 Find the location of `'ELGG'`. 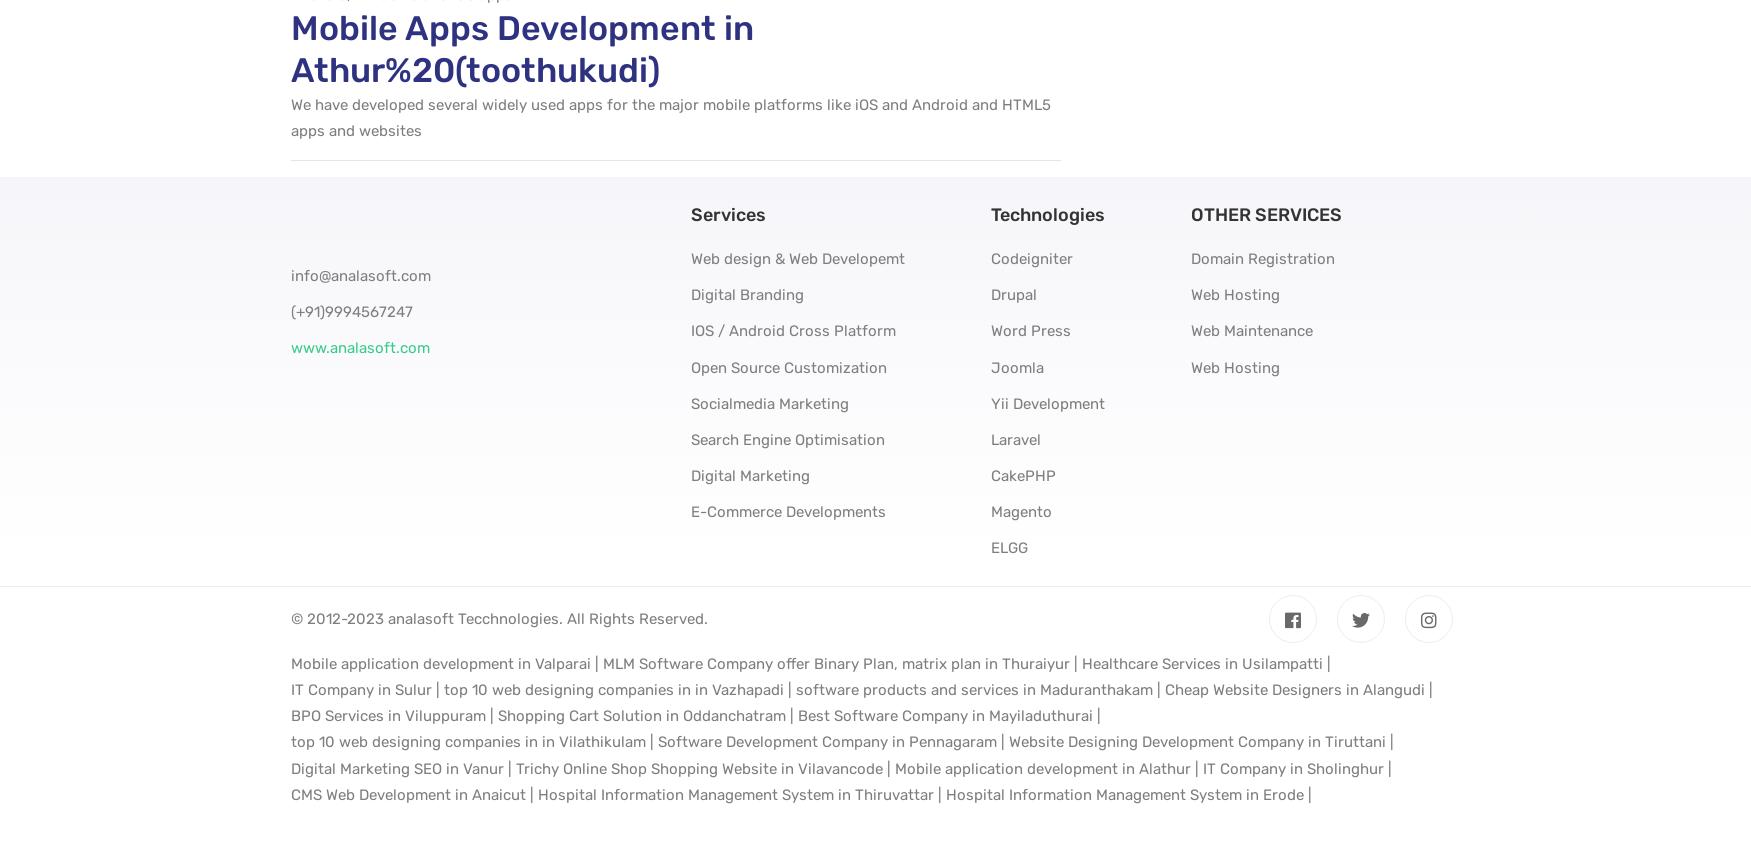

'ELGG' is located at coordinates (1008, 547).